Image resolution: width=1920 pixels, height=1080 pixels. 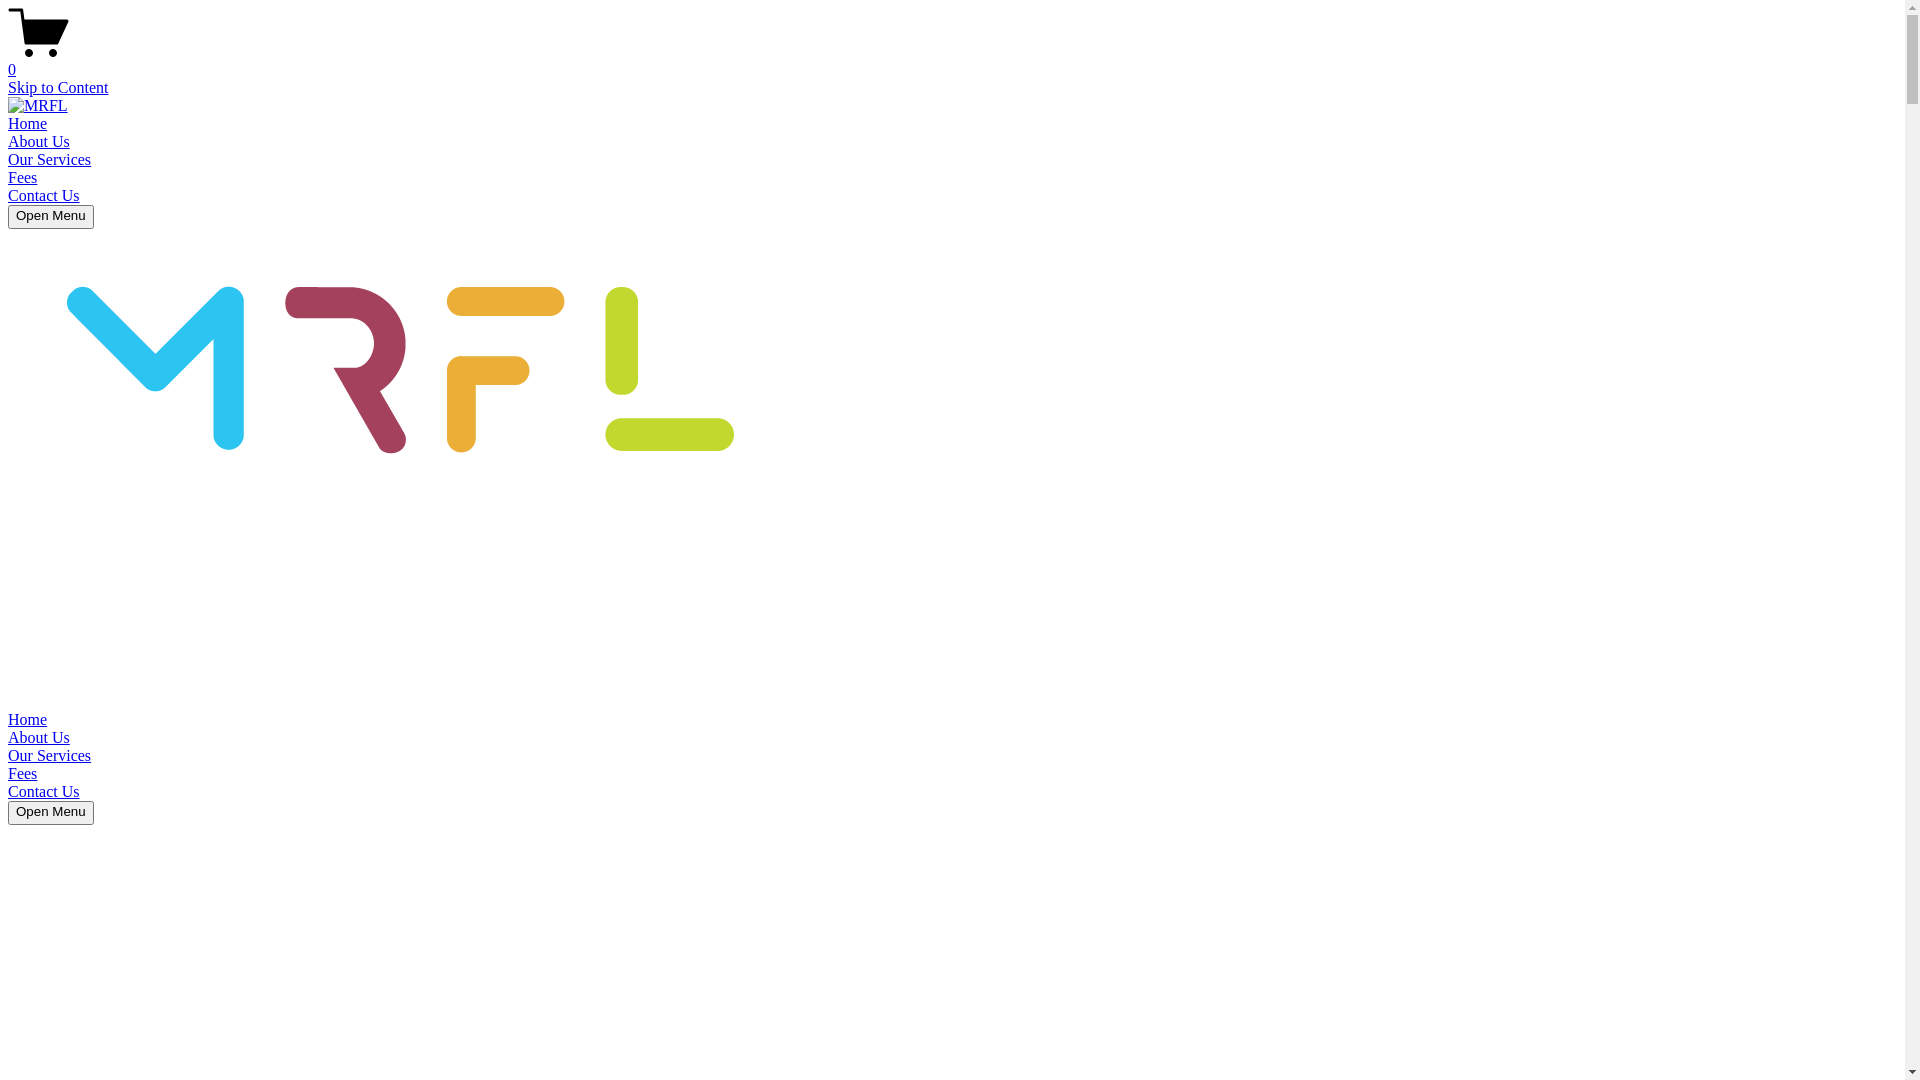 What do you see at coordinates (8, 176) in the screenshot?
I see `'Fees'` at bounding box center [8, 176].